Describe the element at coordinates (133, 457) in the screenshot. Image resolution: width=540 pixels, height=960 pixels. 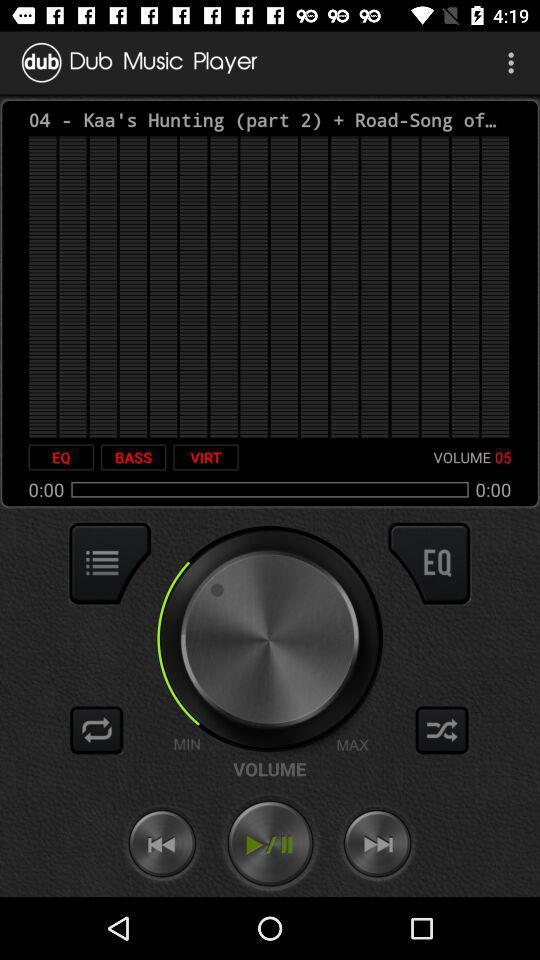
I see `icon next to  virt  icon` at that location.